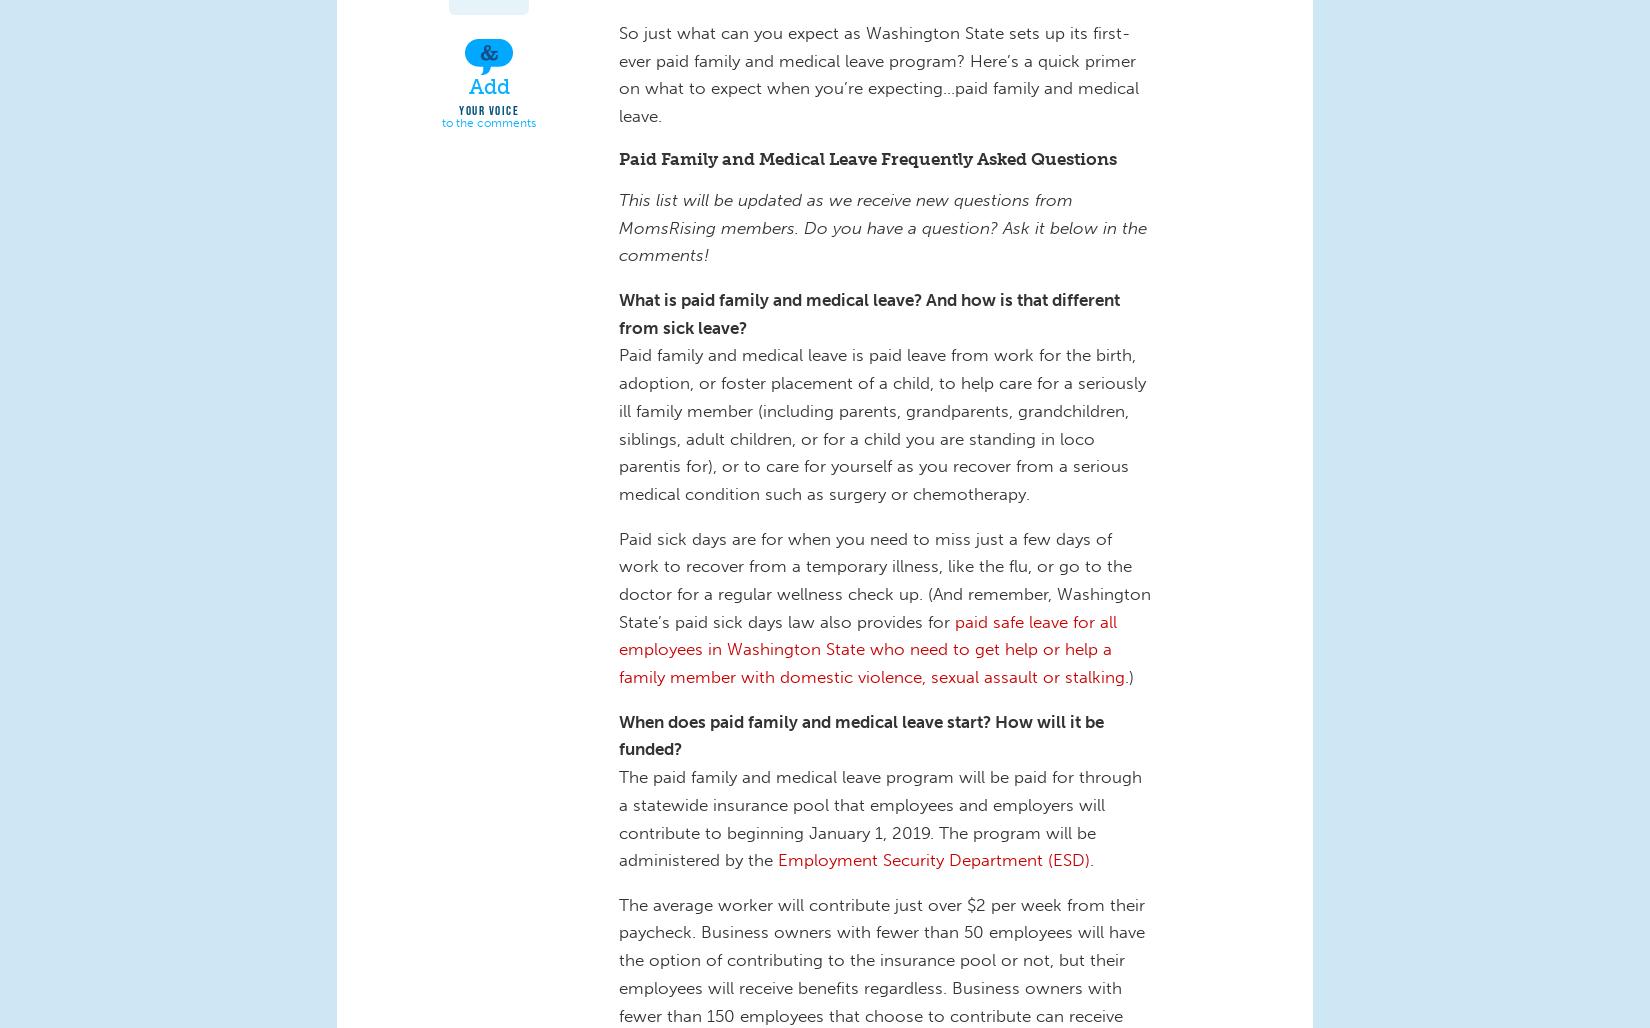 The width and height of the screenshot is (1650, 1028). What do you see at coordinates (466, 84) in the screenshot?
I see `'Add'` at bounding box center [466, 84].